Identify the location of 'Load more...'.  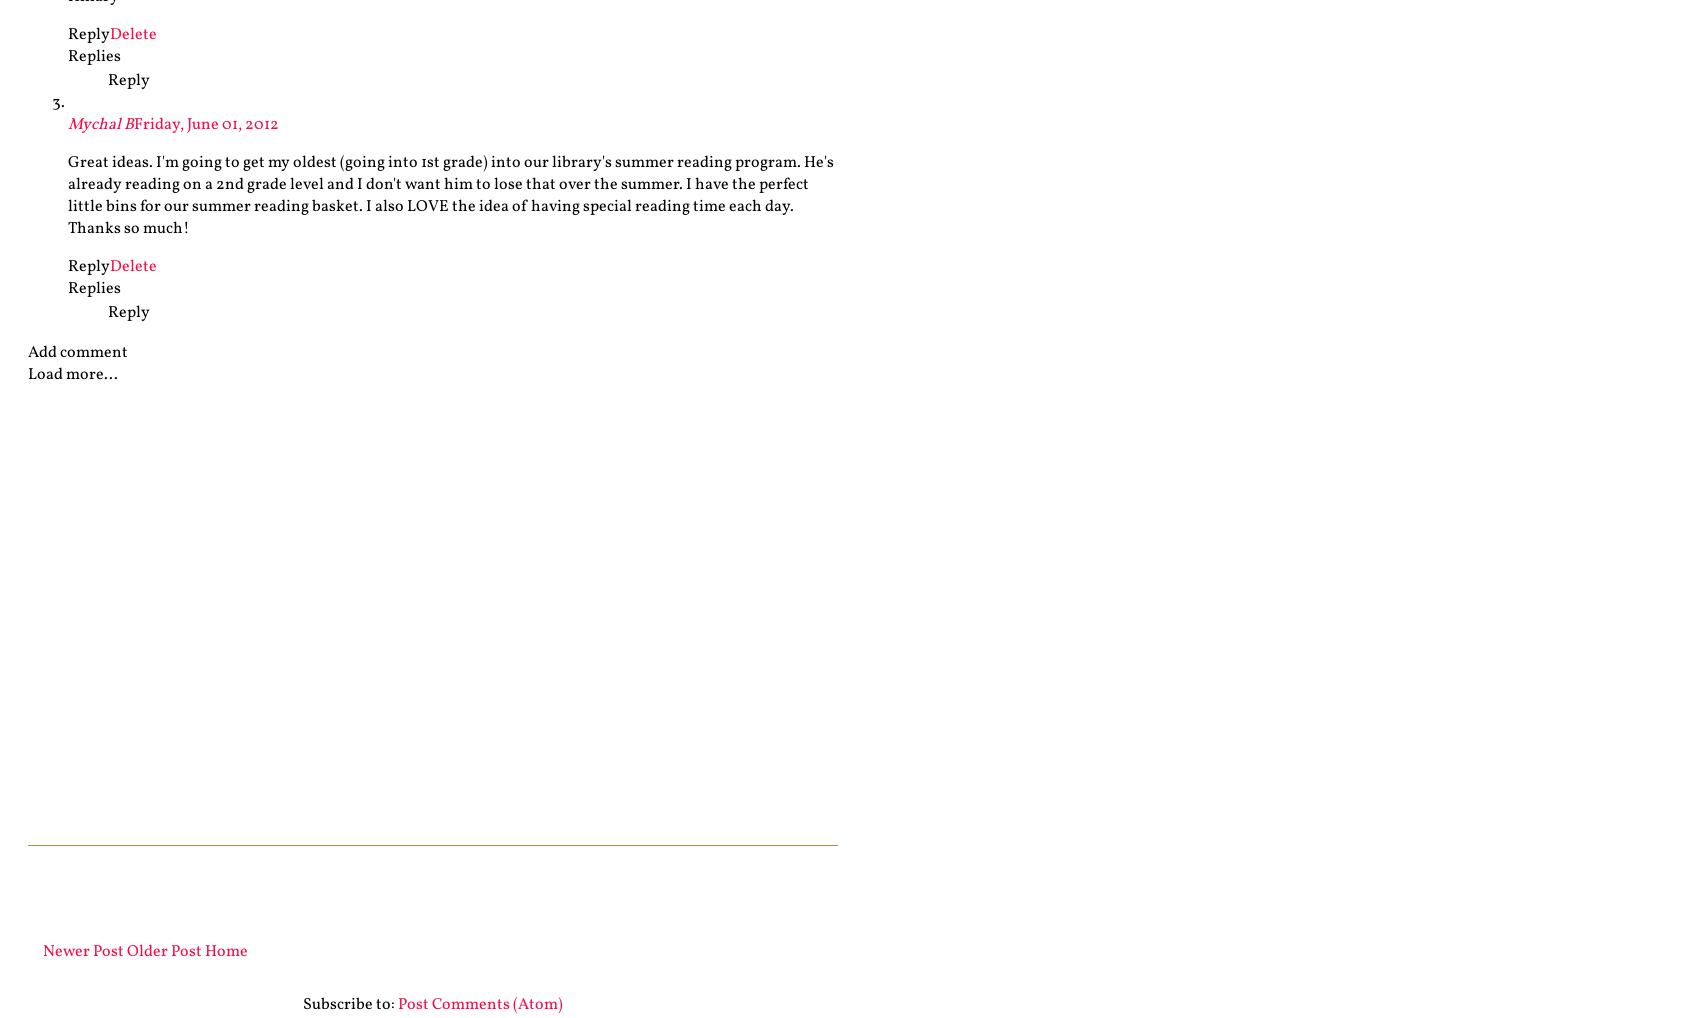
(71, 375).